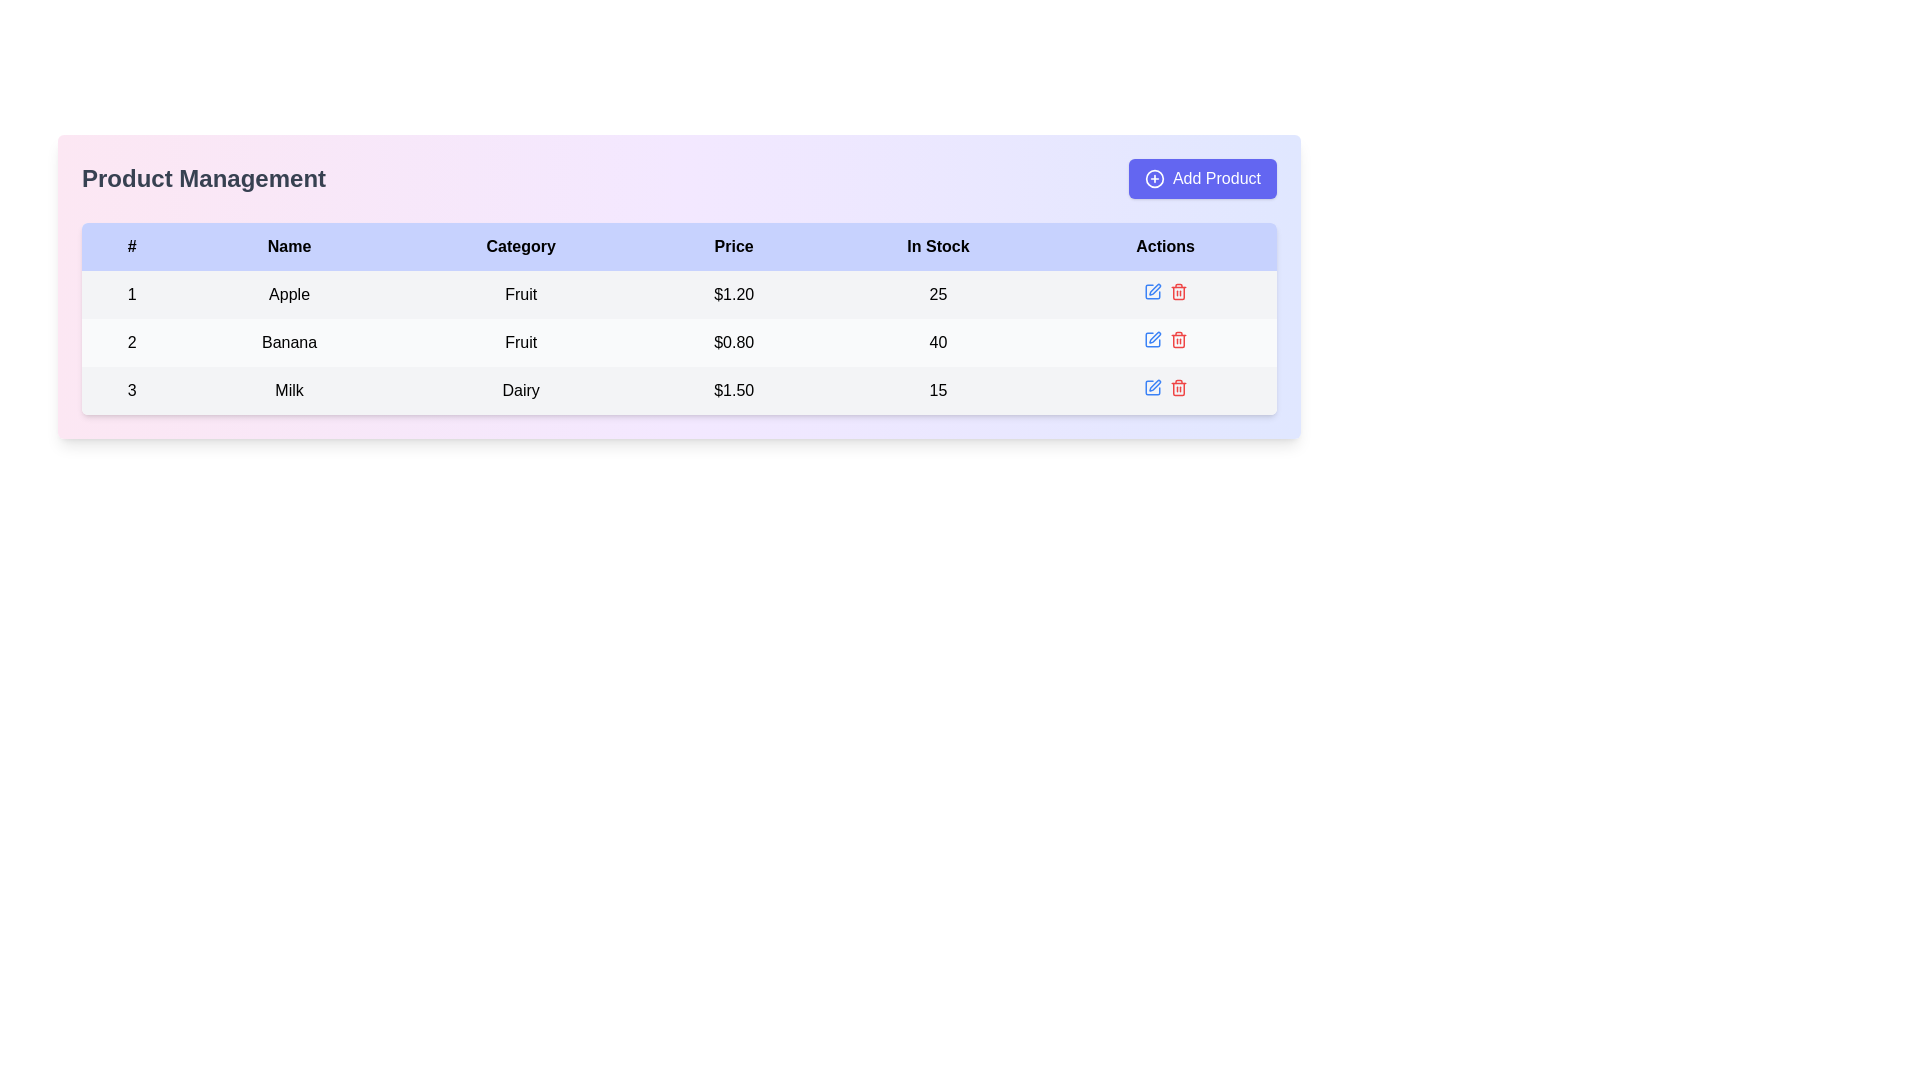  What do you see at coordinates (131, 294) in the screenshot?
I see `the singular digit '1' displayed in plain text style, located in the first column of the first row of the table under the '#' header` at bounding box center [131, 294].